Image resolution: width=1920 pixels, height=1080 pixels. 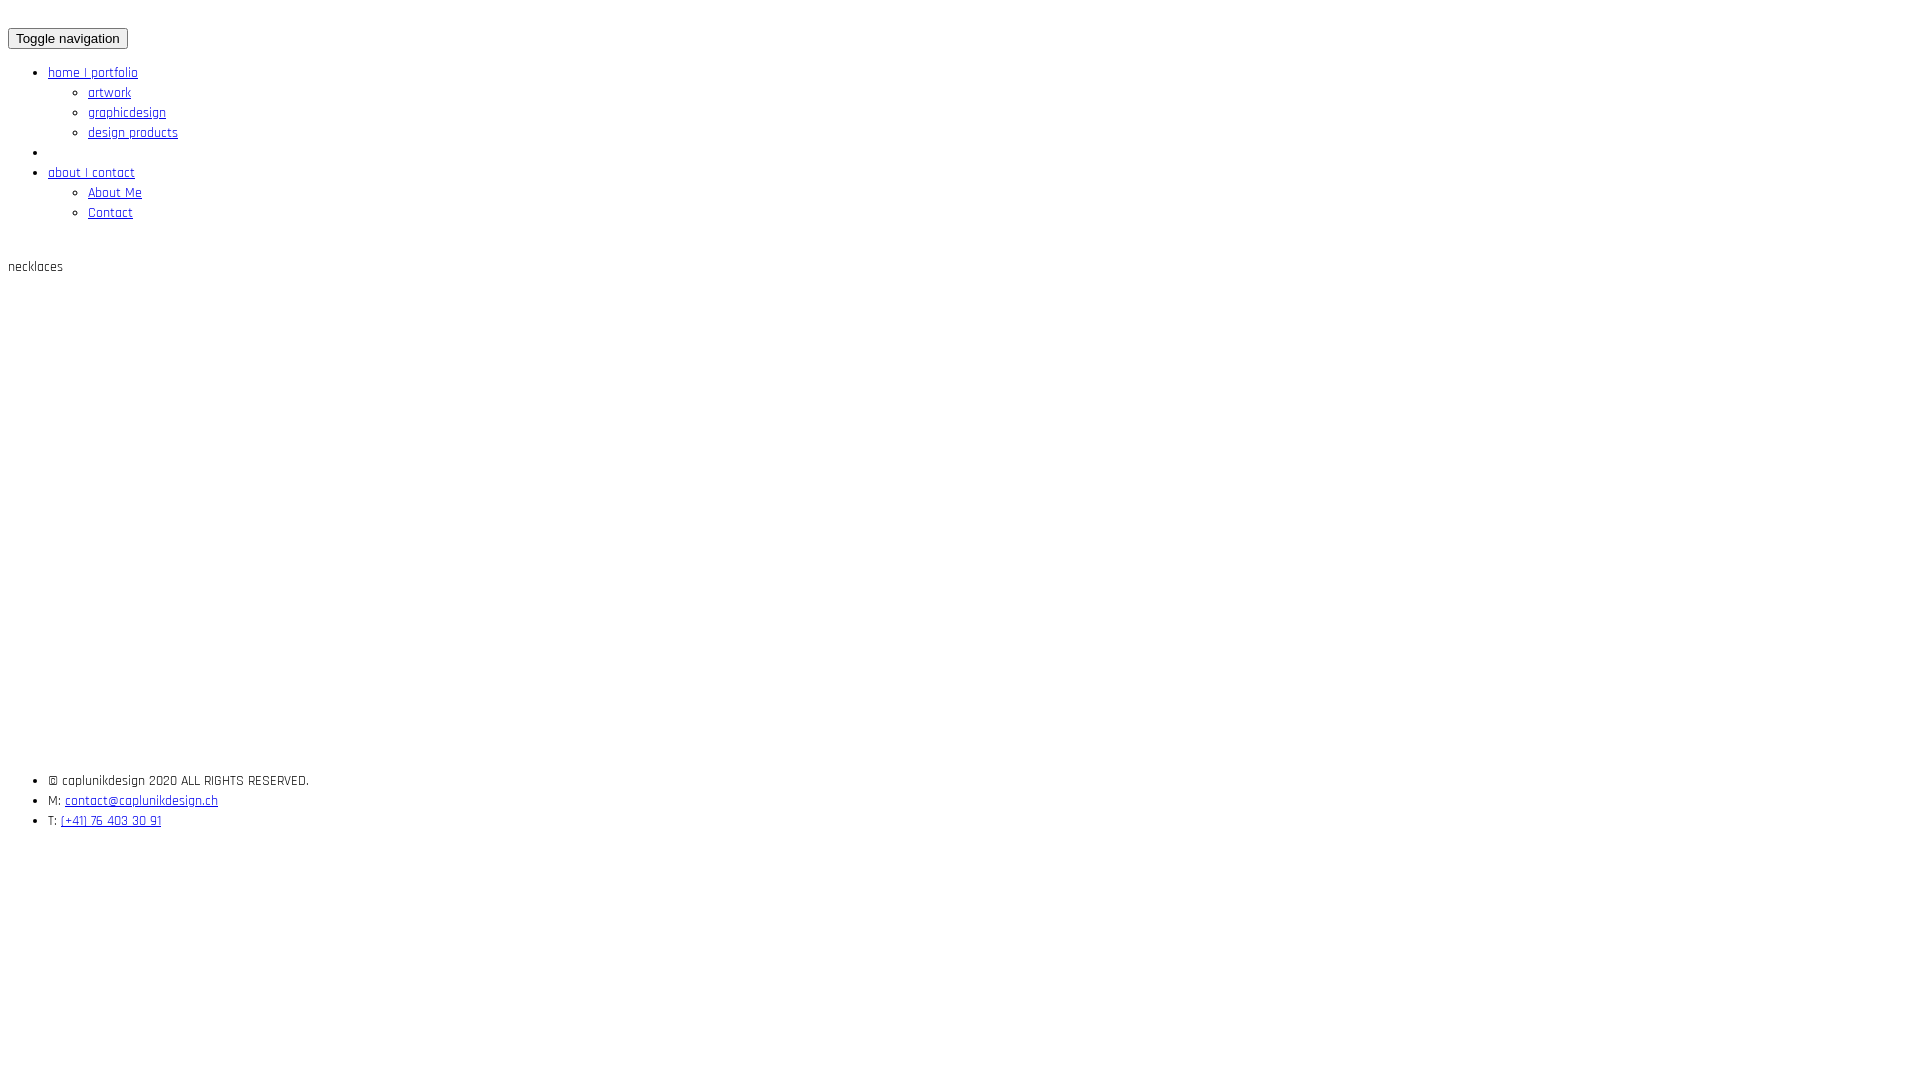 What do you see at coordinates (114, 192) in the screenshot?
I see `'About Me'` at bounding box center [114, 192].